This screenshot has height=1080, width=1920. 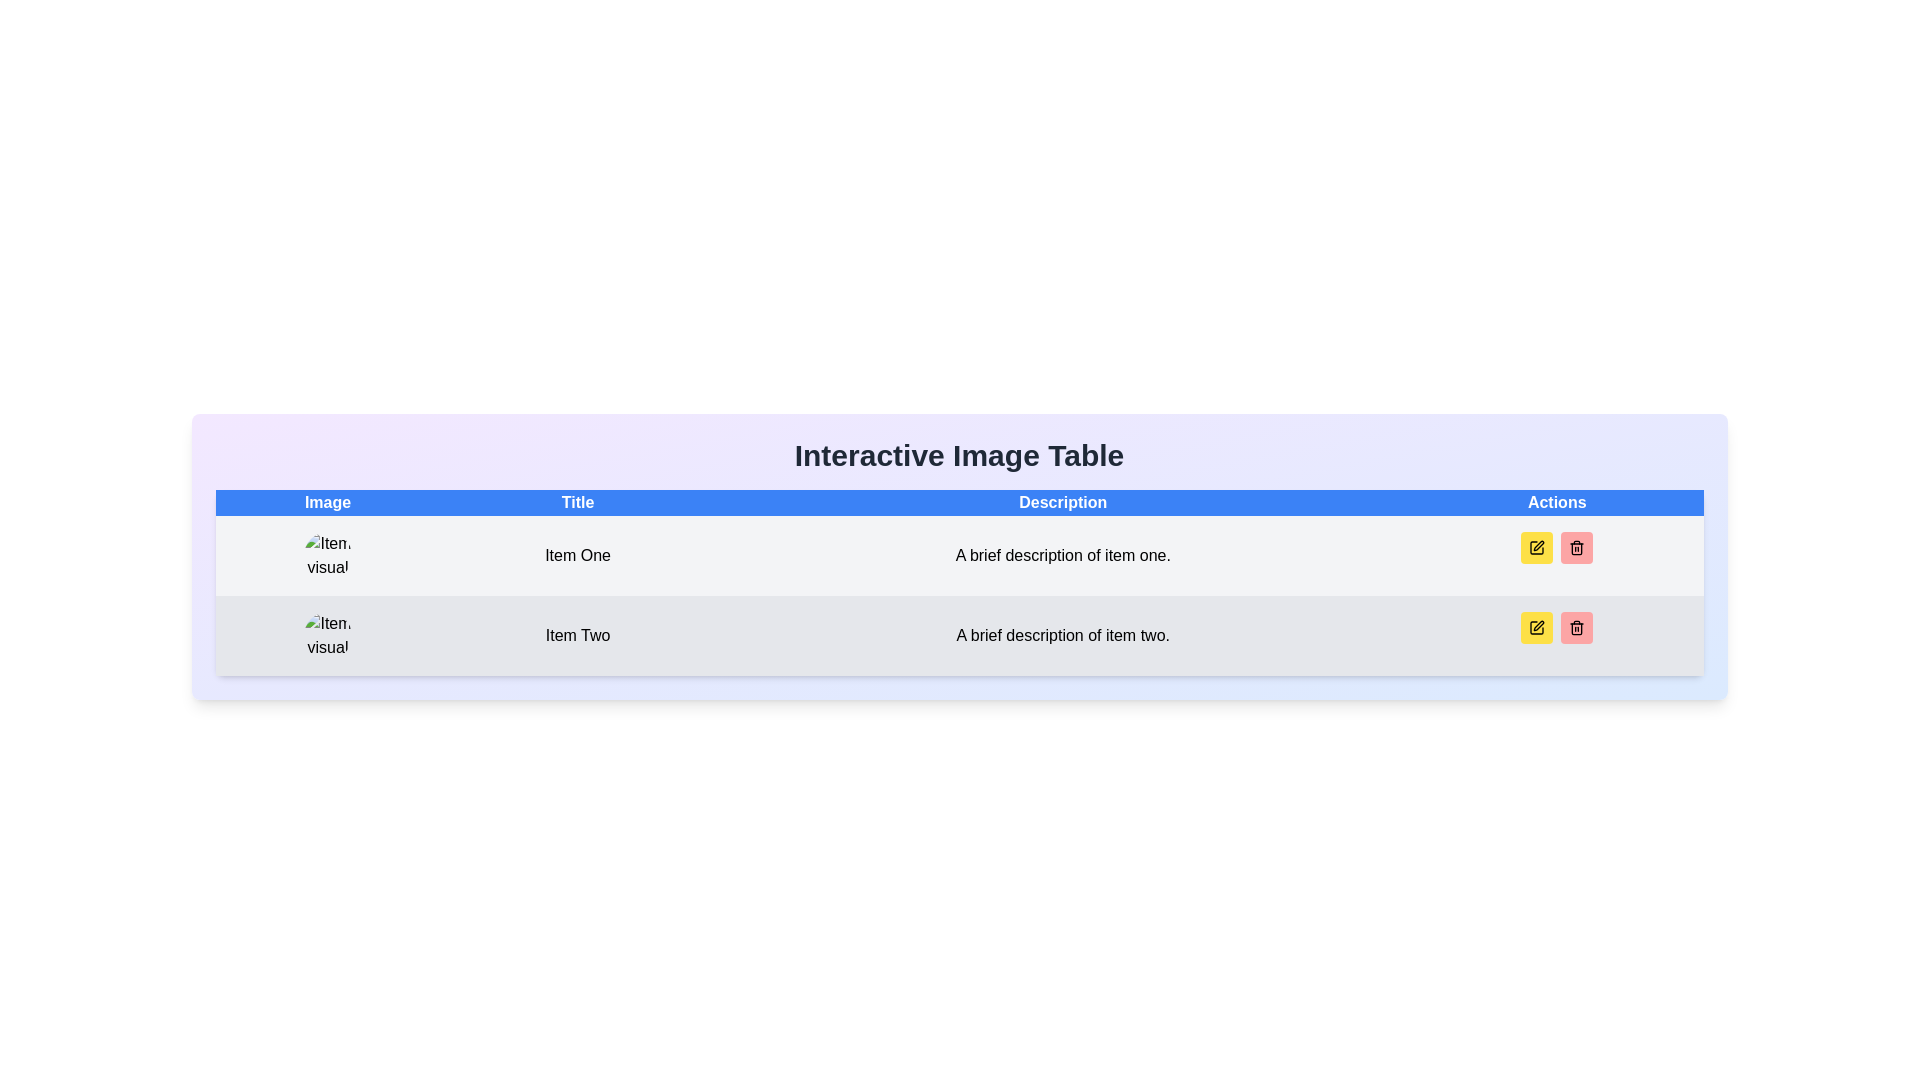 What do you see at coordinates (1062, 555) in the screenshot?
I see `text label that contains 'A brief description of item one.' located in the first row of the table under the 'Description' column` at bounding box center [1062, 555].